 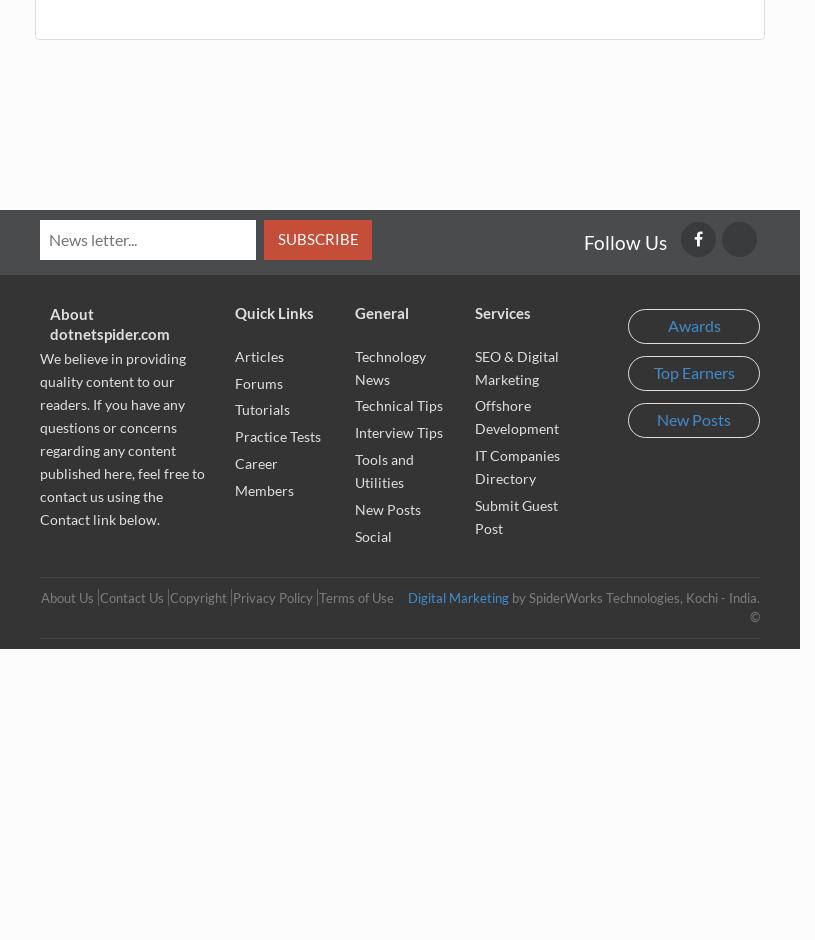 I want to click on 'IT Companies Directory', so click(x=474, y=465).